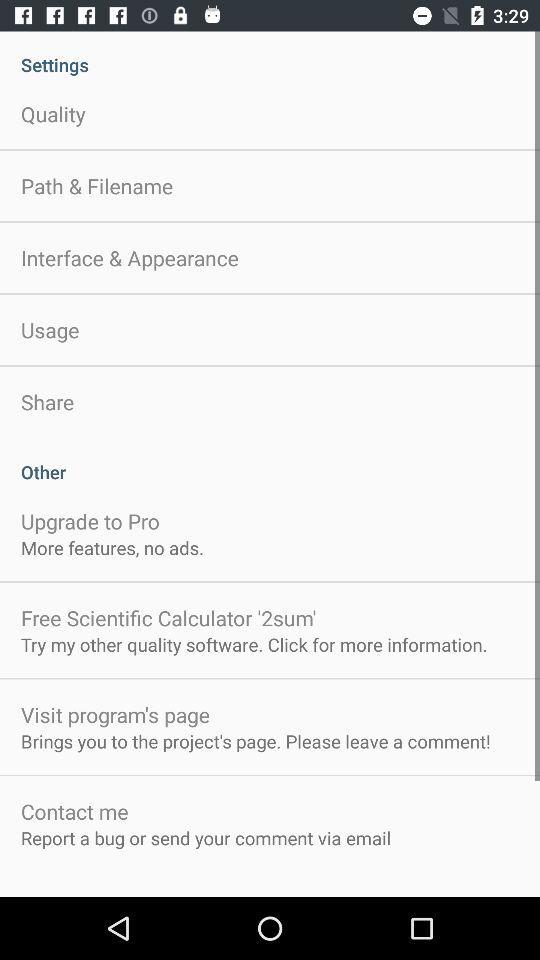 The image size is (540, 960). Describe the element at coordinates (96, 186) in the screenshot. I see `the path & filename item` at that location.